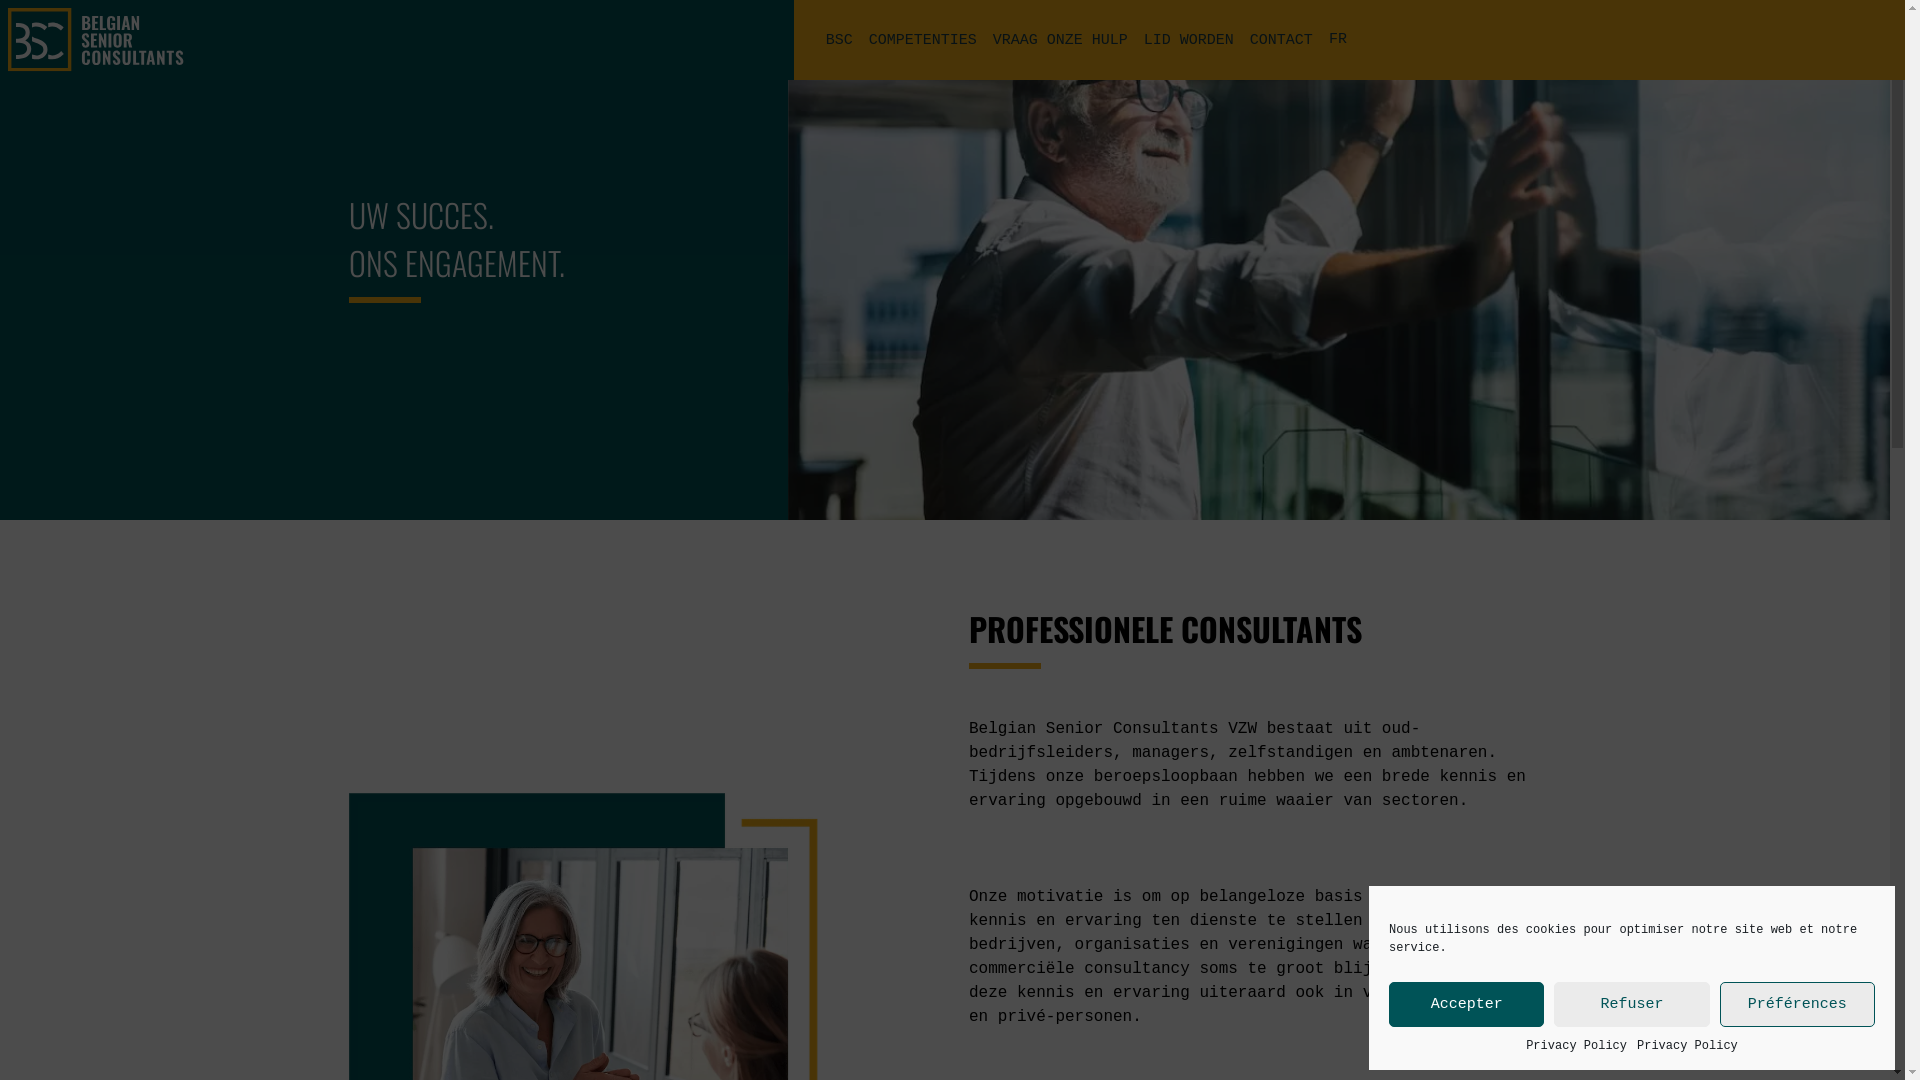  I want to click on 'CONTACT', so click(1248, 40).